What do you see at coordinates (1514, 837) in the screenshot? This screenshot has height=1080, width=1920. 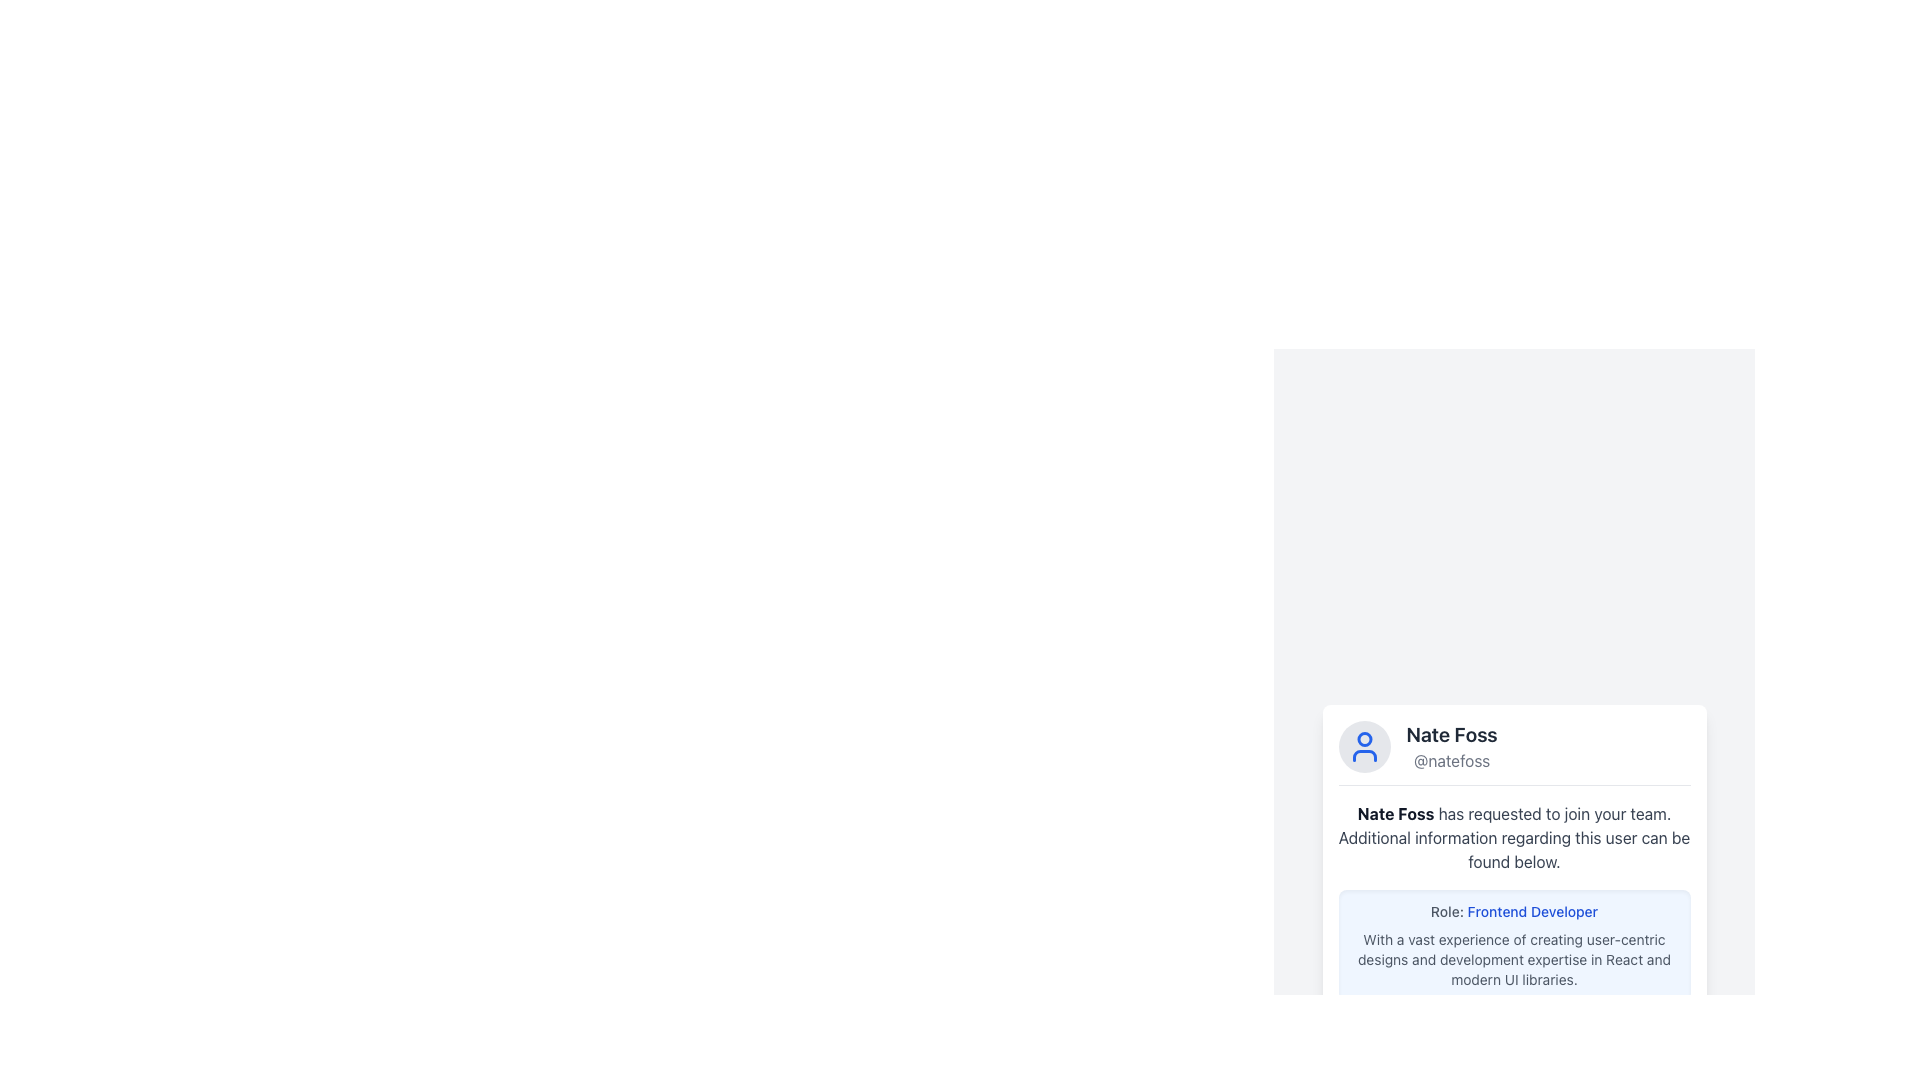 I see `the text field that provides summary notifications regarding a user's request to join a team, located in the middle part of the user information card, below the username and above the 'Role' section` at bounding box center [1514, 837].